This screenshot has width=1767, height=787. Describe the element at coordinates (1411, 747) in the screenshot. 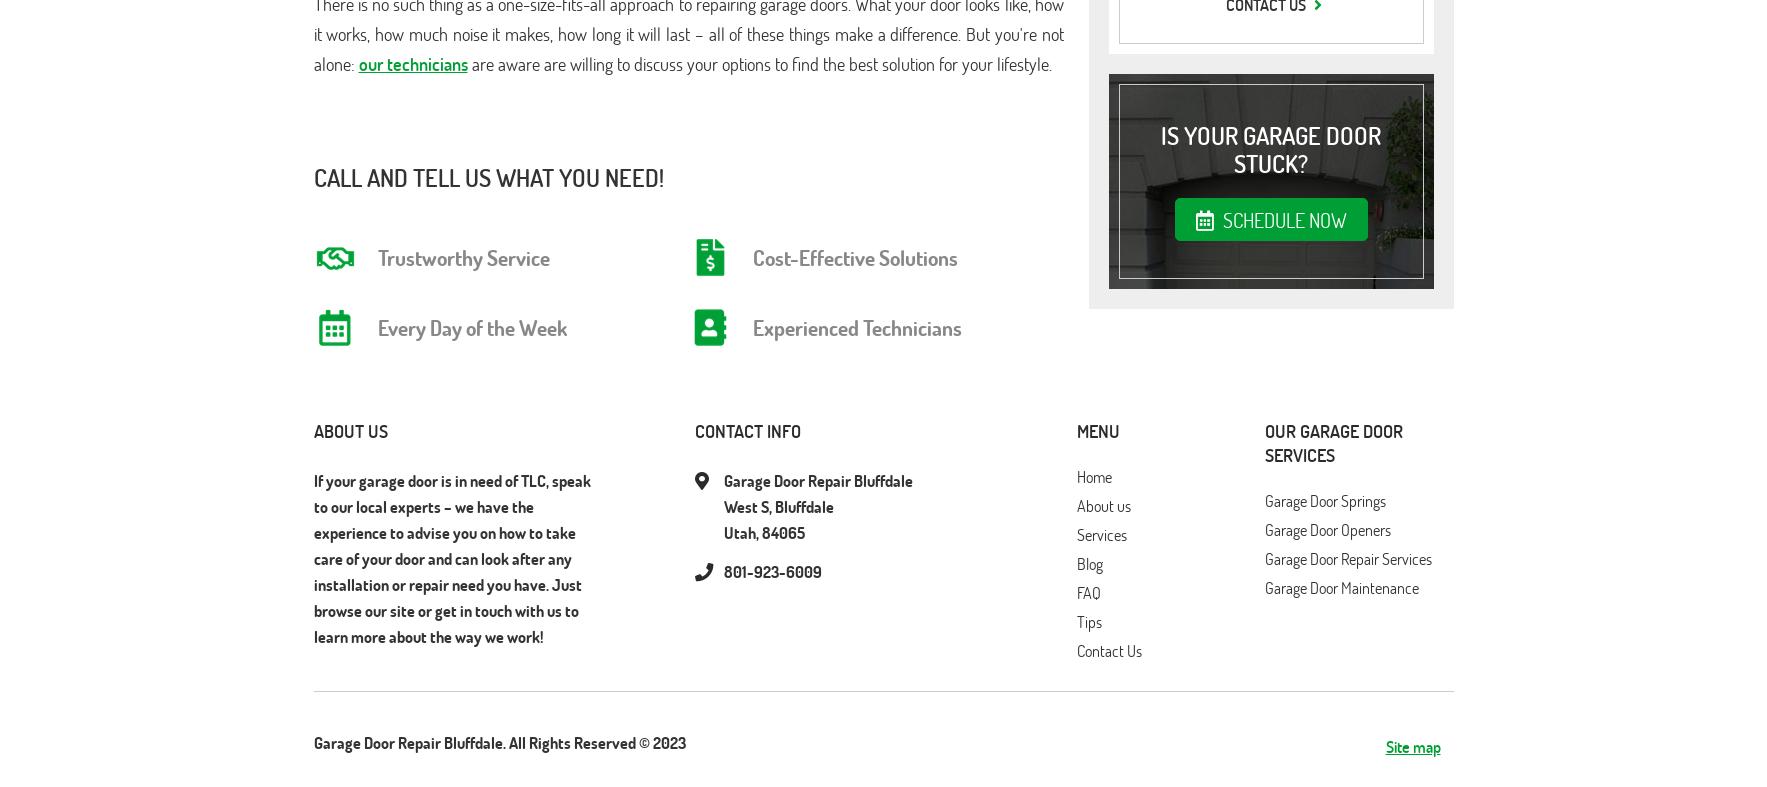

I see `'Site map'` at that location.